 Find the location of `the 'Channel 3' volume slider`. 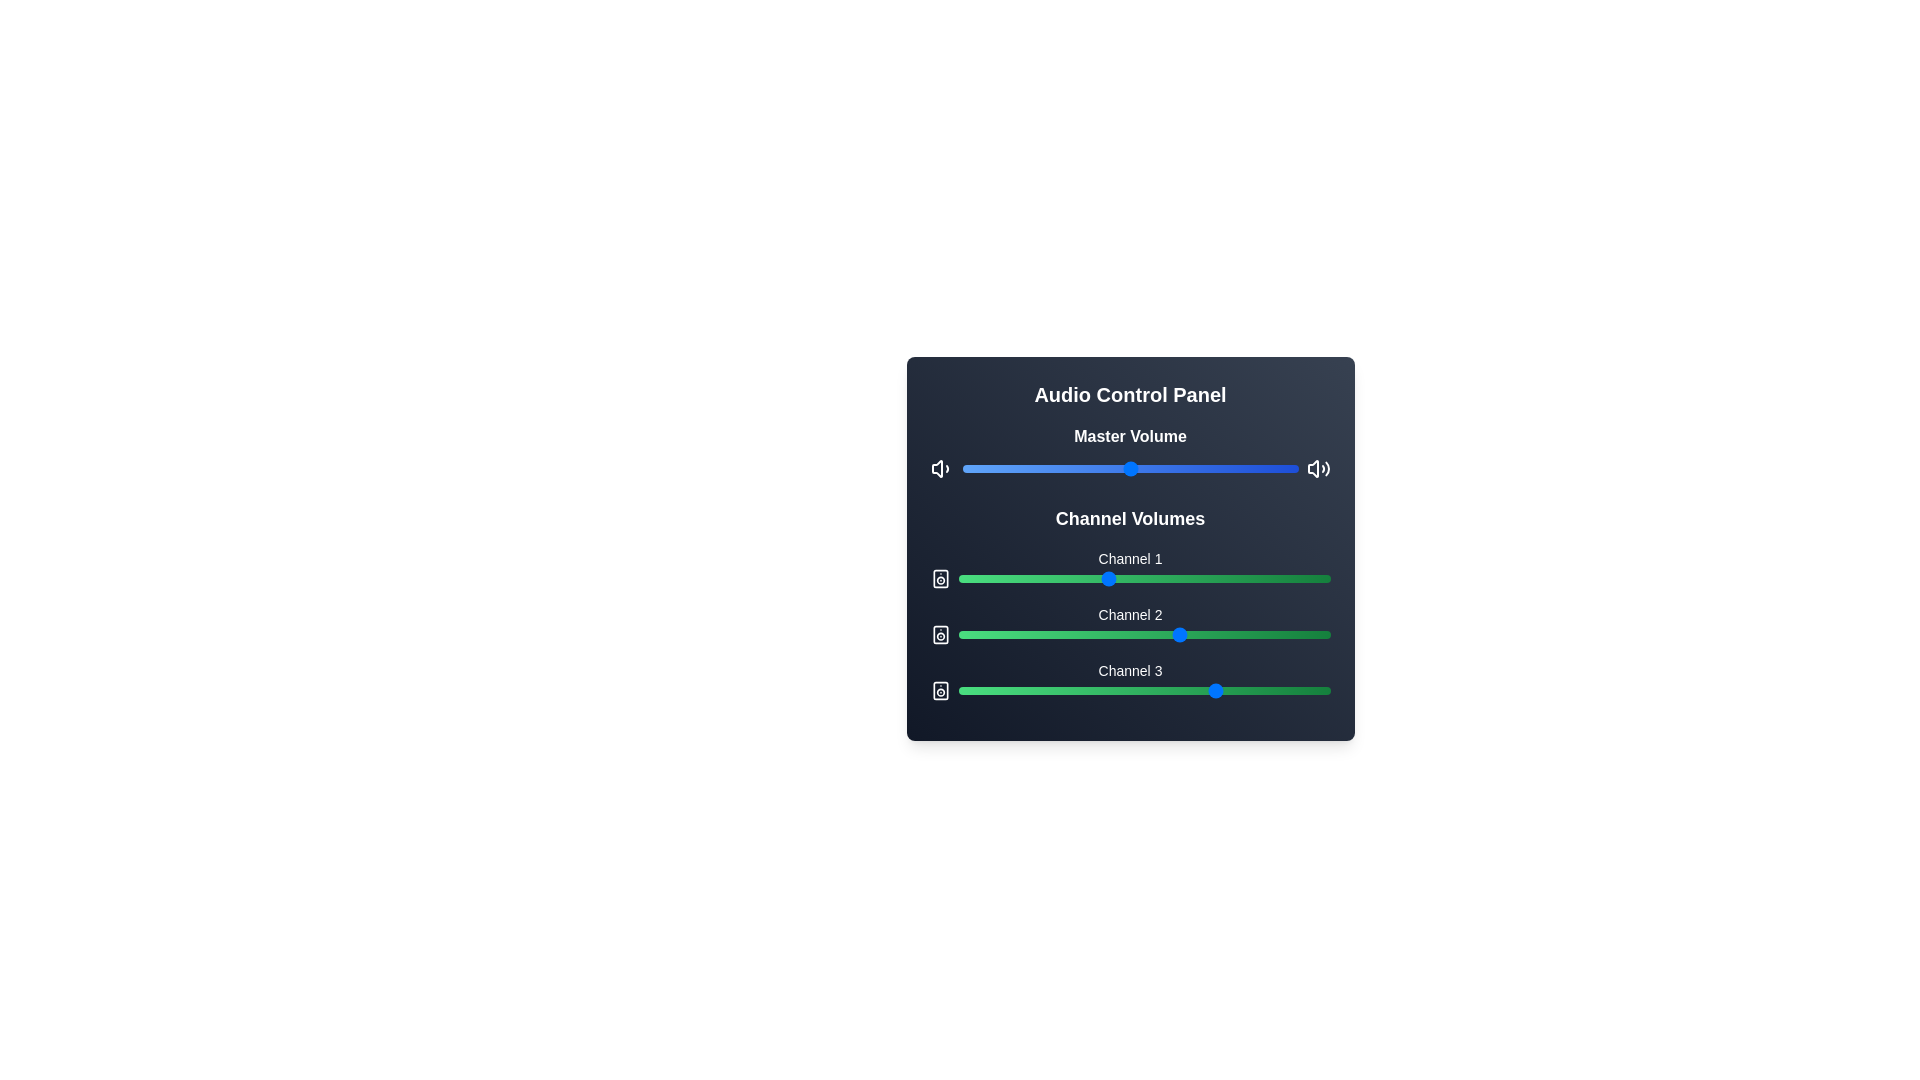

the 'Channel 3' volume slider is located at coordinates (1251, 685).